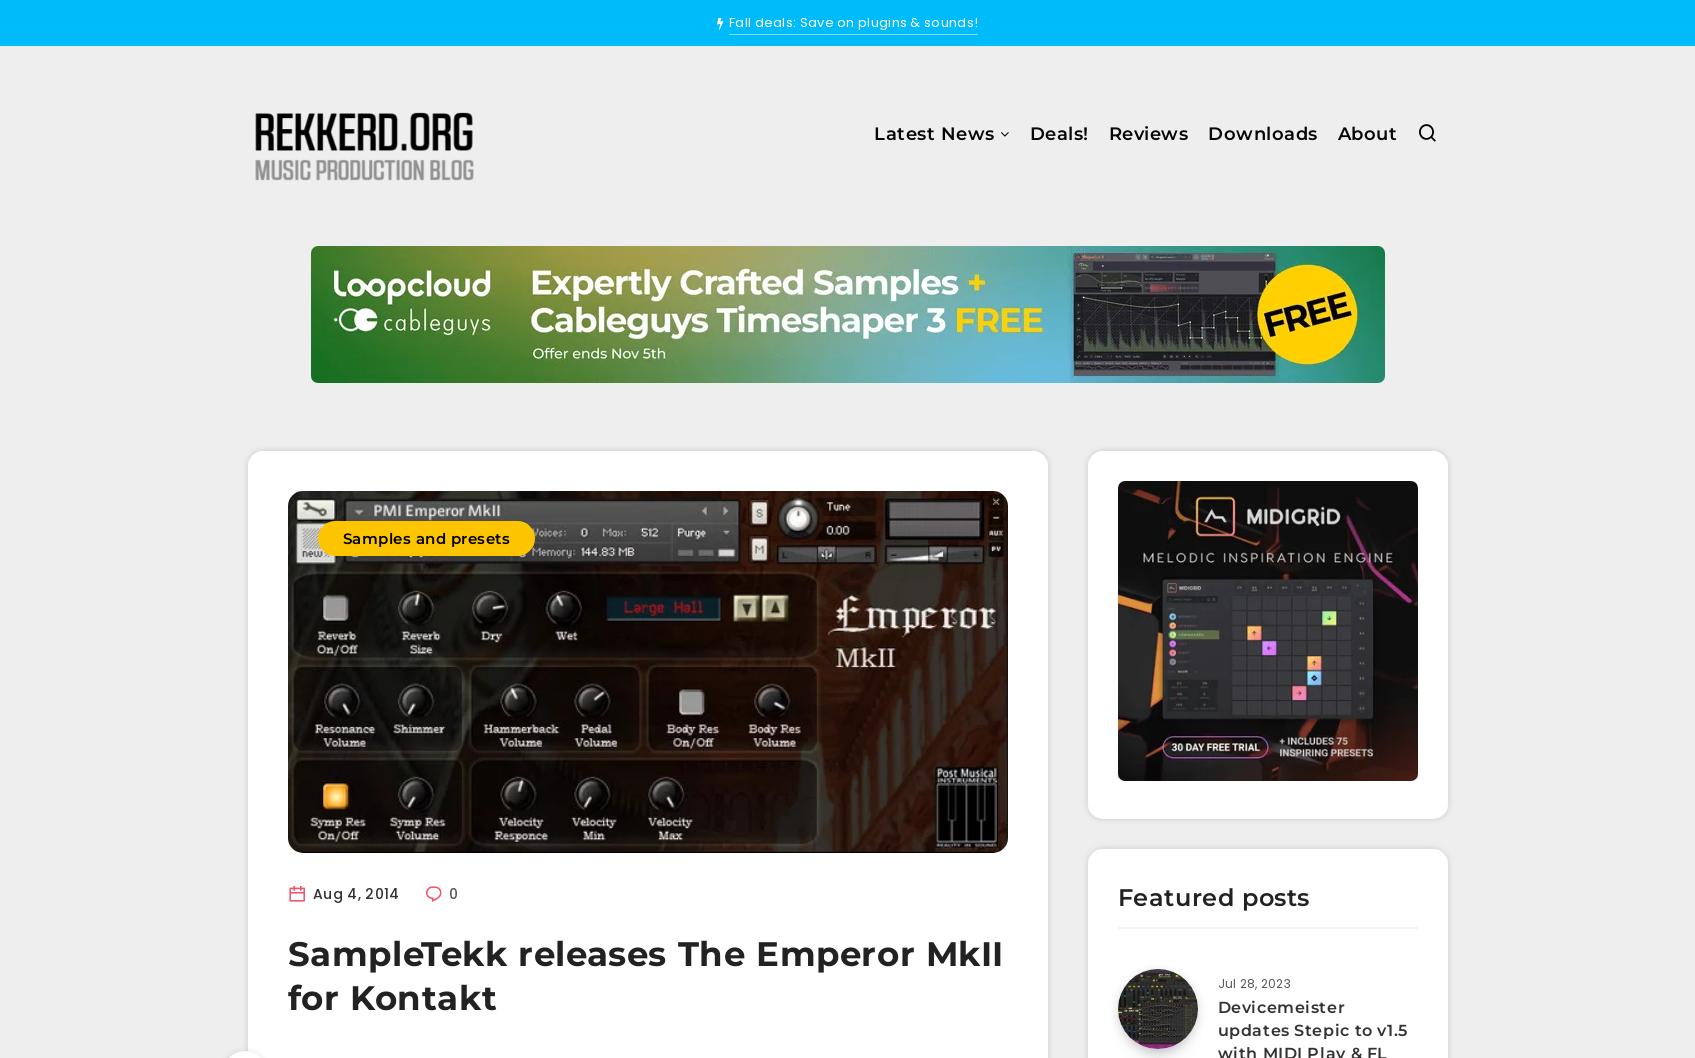 The image size is (1695, 1058). What do you see at coordinates (783, 192) in the screenshot?
I see `'All News'` at bounding box center [783, 192].